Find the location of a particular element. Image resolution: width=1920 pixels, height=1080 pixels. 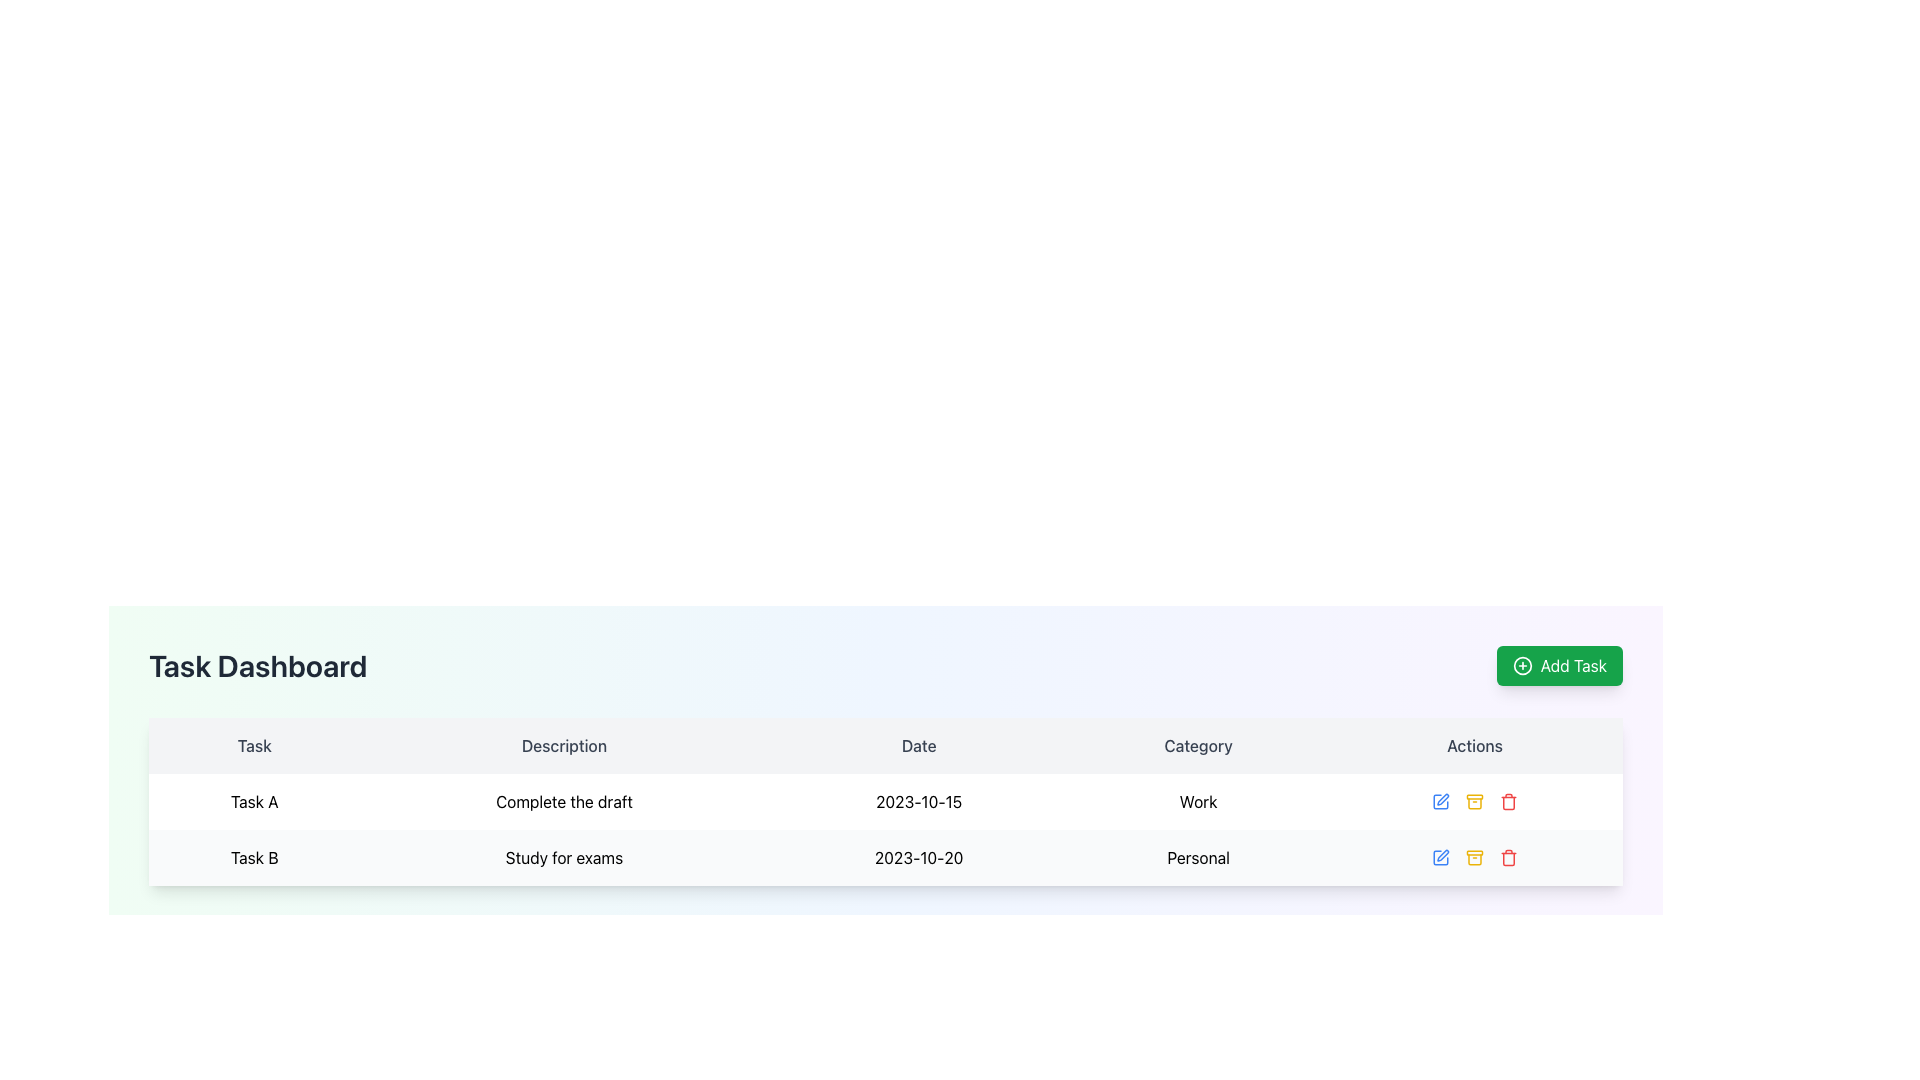

the small horizontal rectangle with rounded corners, which is part of the document archive icon located in the Actions column of the task table is located at coordinates (1475, 796).